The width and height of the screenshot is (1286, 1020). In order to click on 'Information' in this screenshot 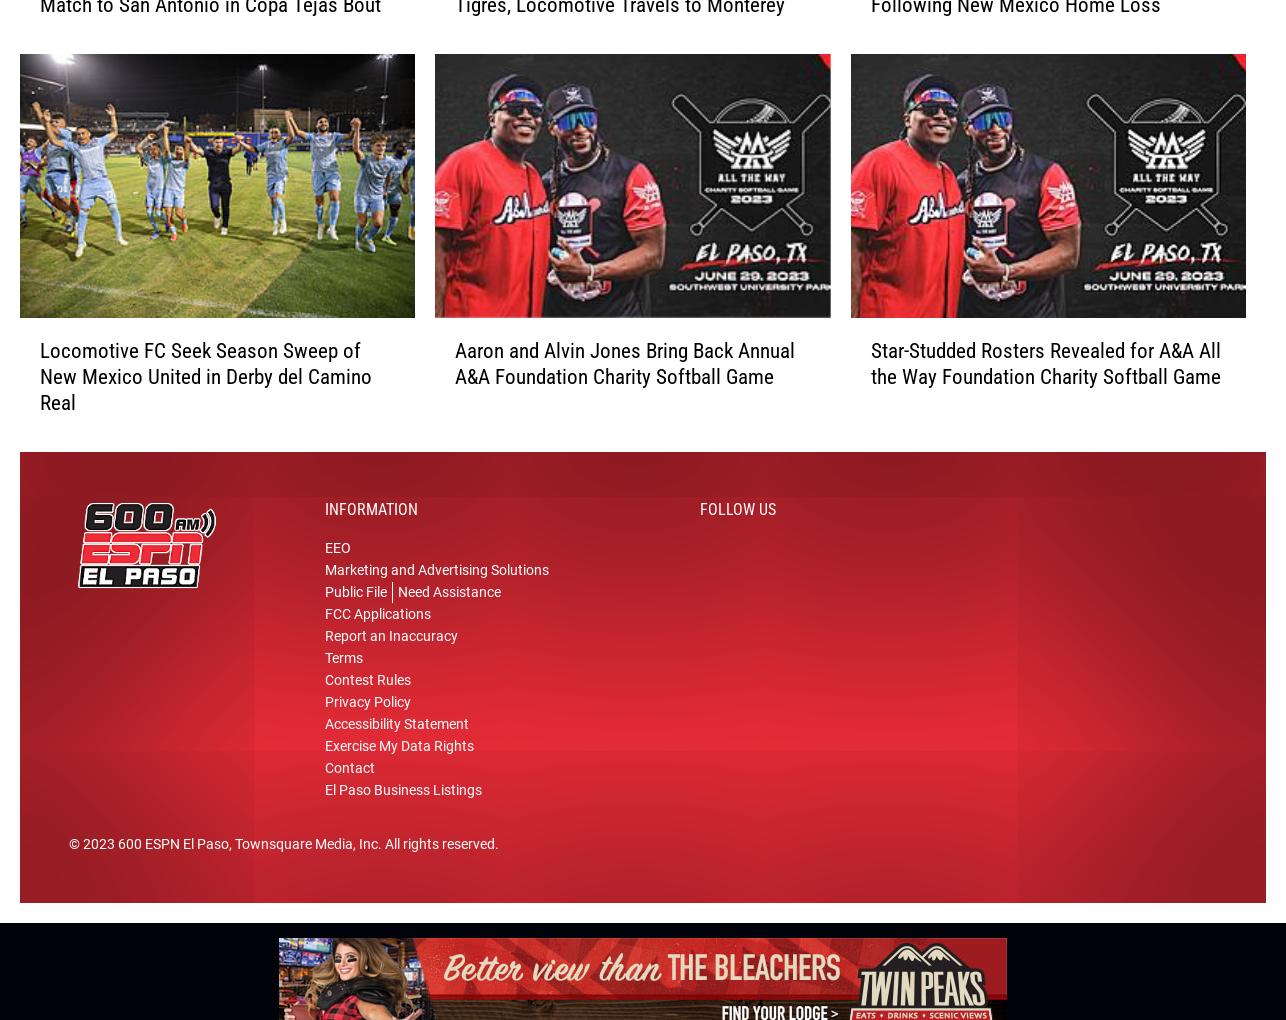, I will do `click(370, 516)`.